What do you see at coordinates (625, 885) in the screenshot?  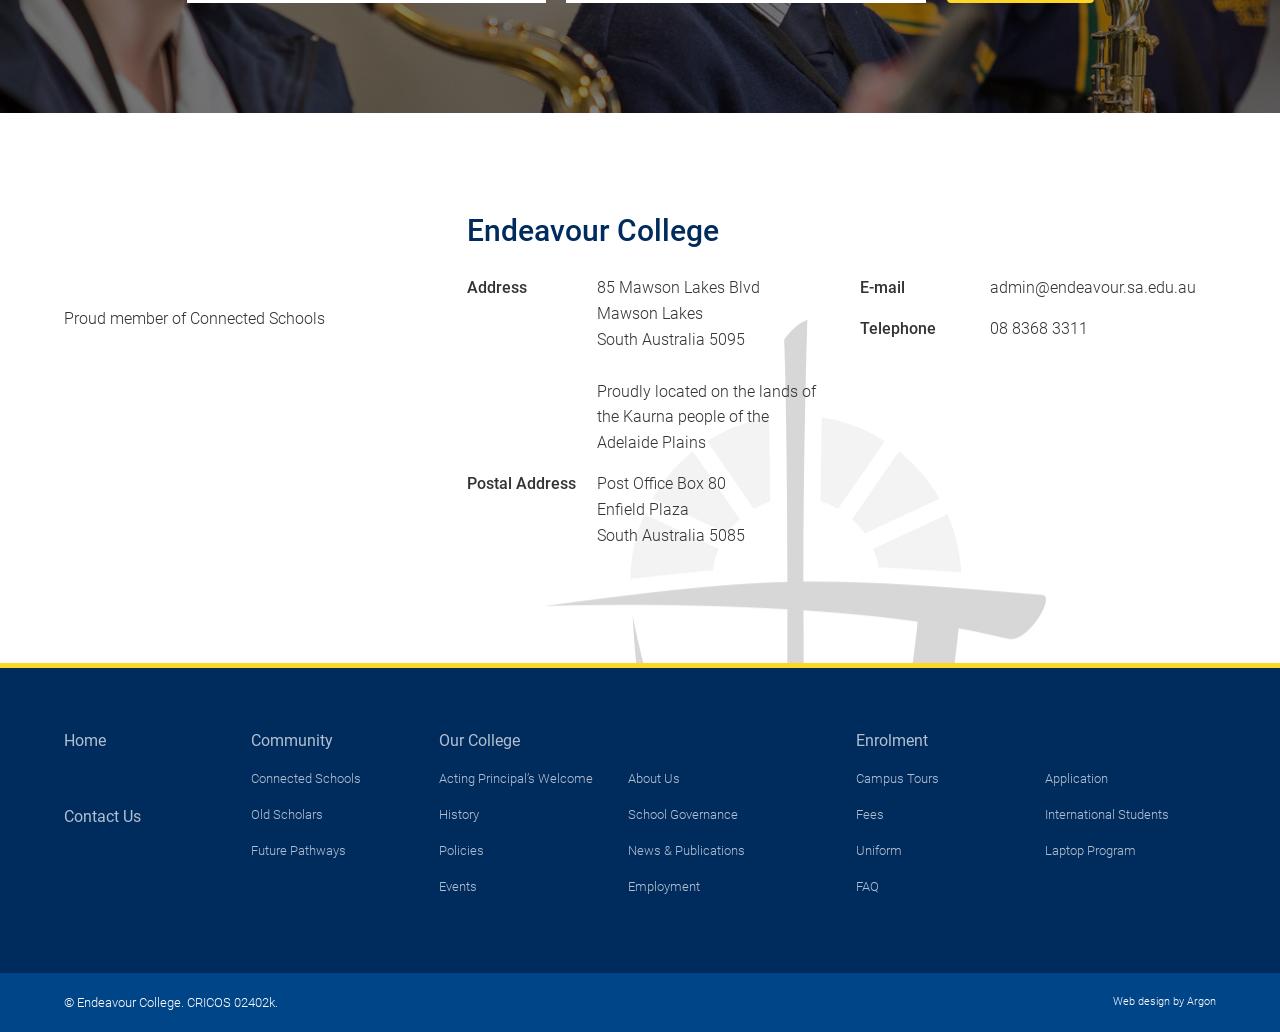 I see `'Employment'` at bounding box center [625, 885].